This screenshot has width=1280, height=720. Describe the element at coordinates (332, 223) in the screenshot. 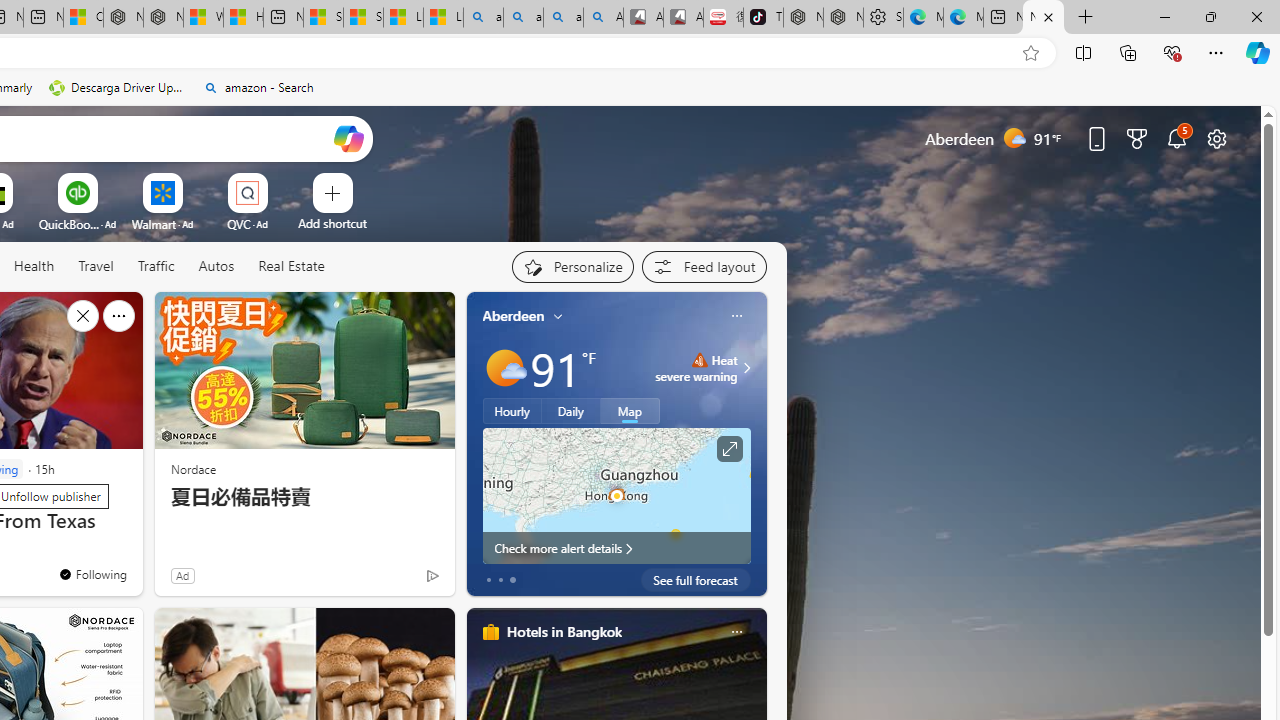

I see `'Add a site'` at that location.